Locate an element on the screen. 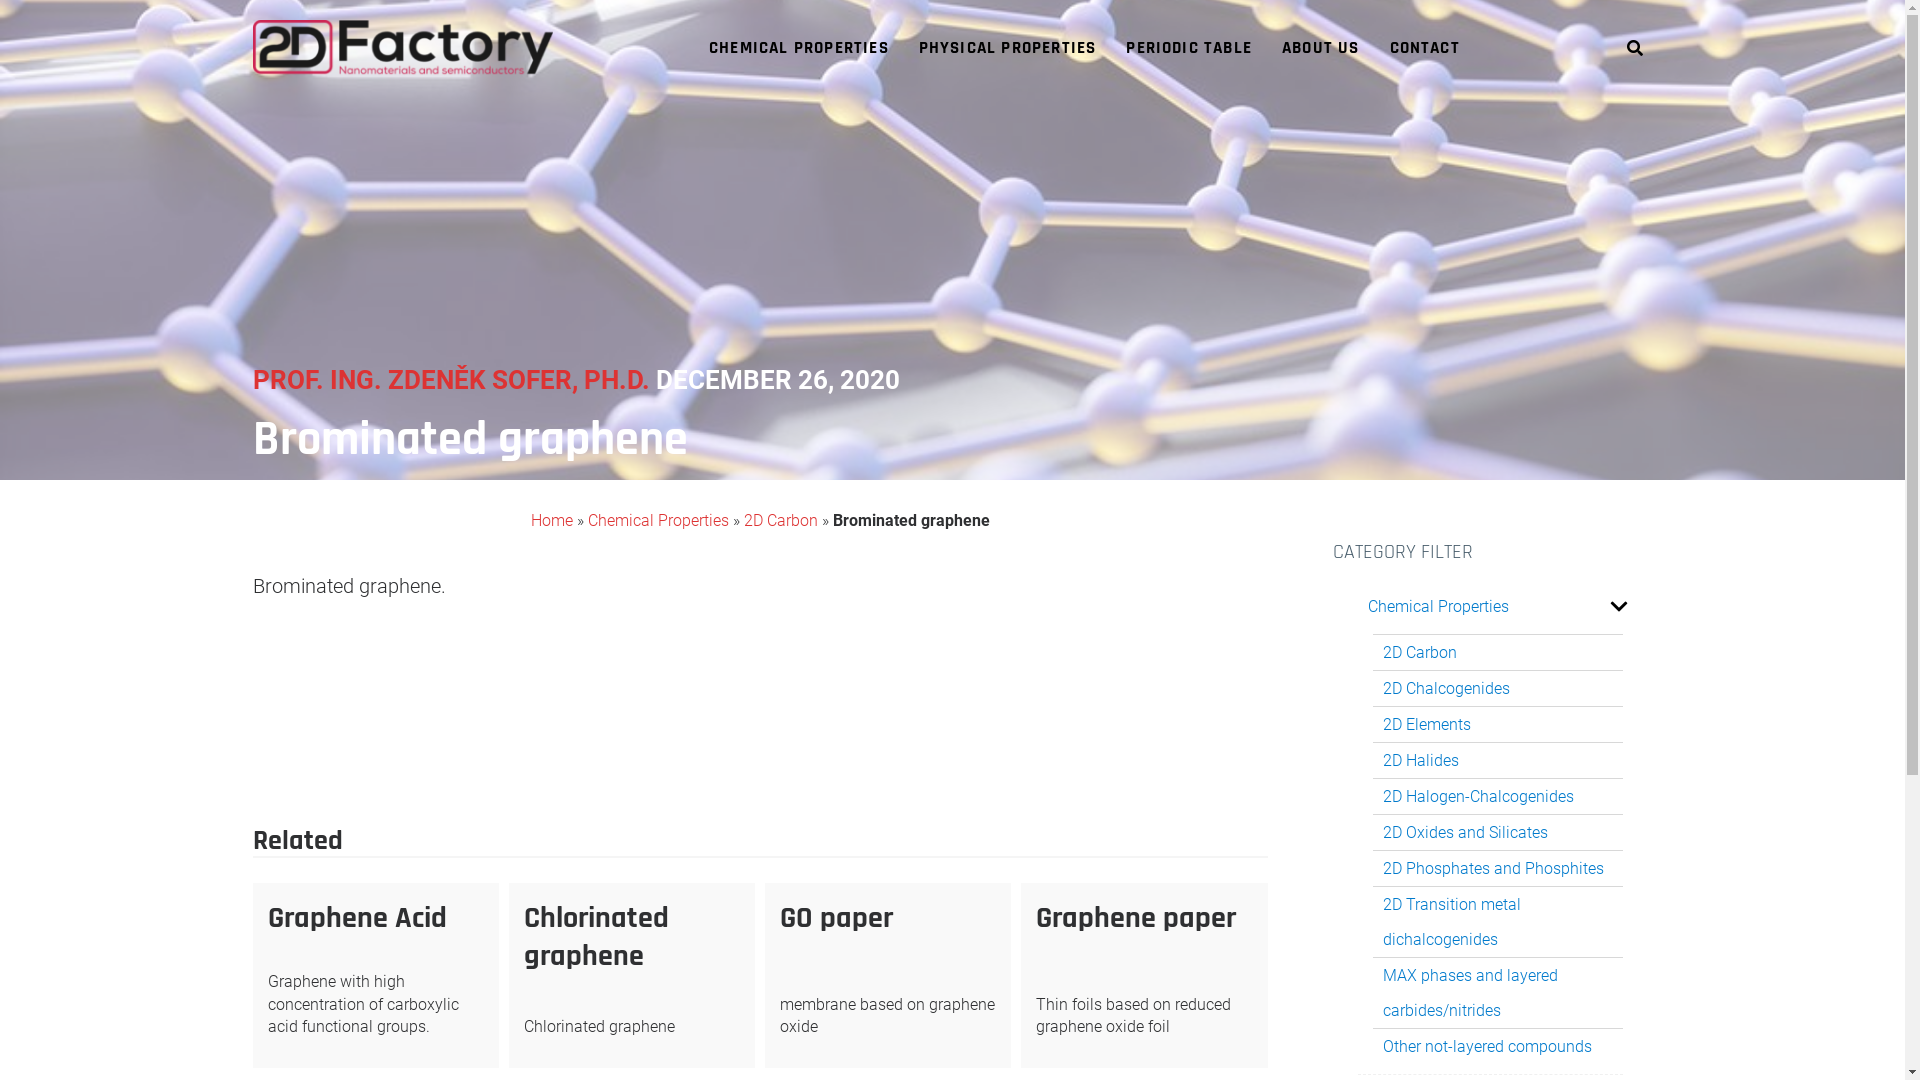 Image resolution: width=1920 pixels, height=1080 pixels. 'Chemical Properties' is located at coordinates (1437, 605).